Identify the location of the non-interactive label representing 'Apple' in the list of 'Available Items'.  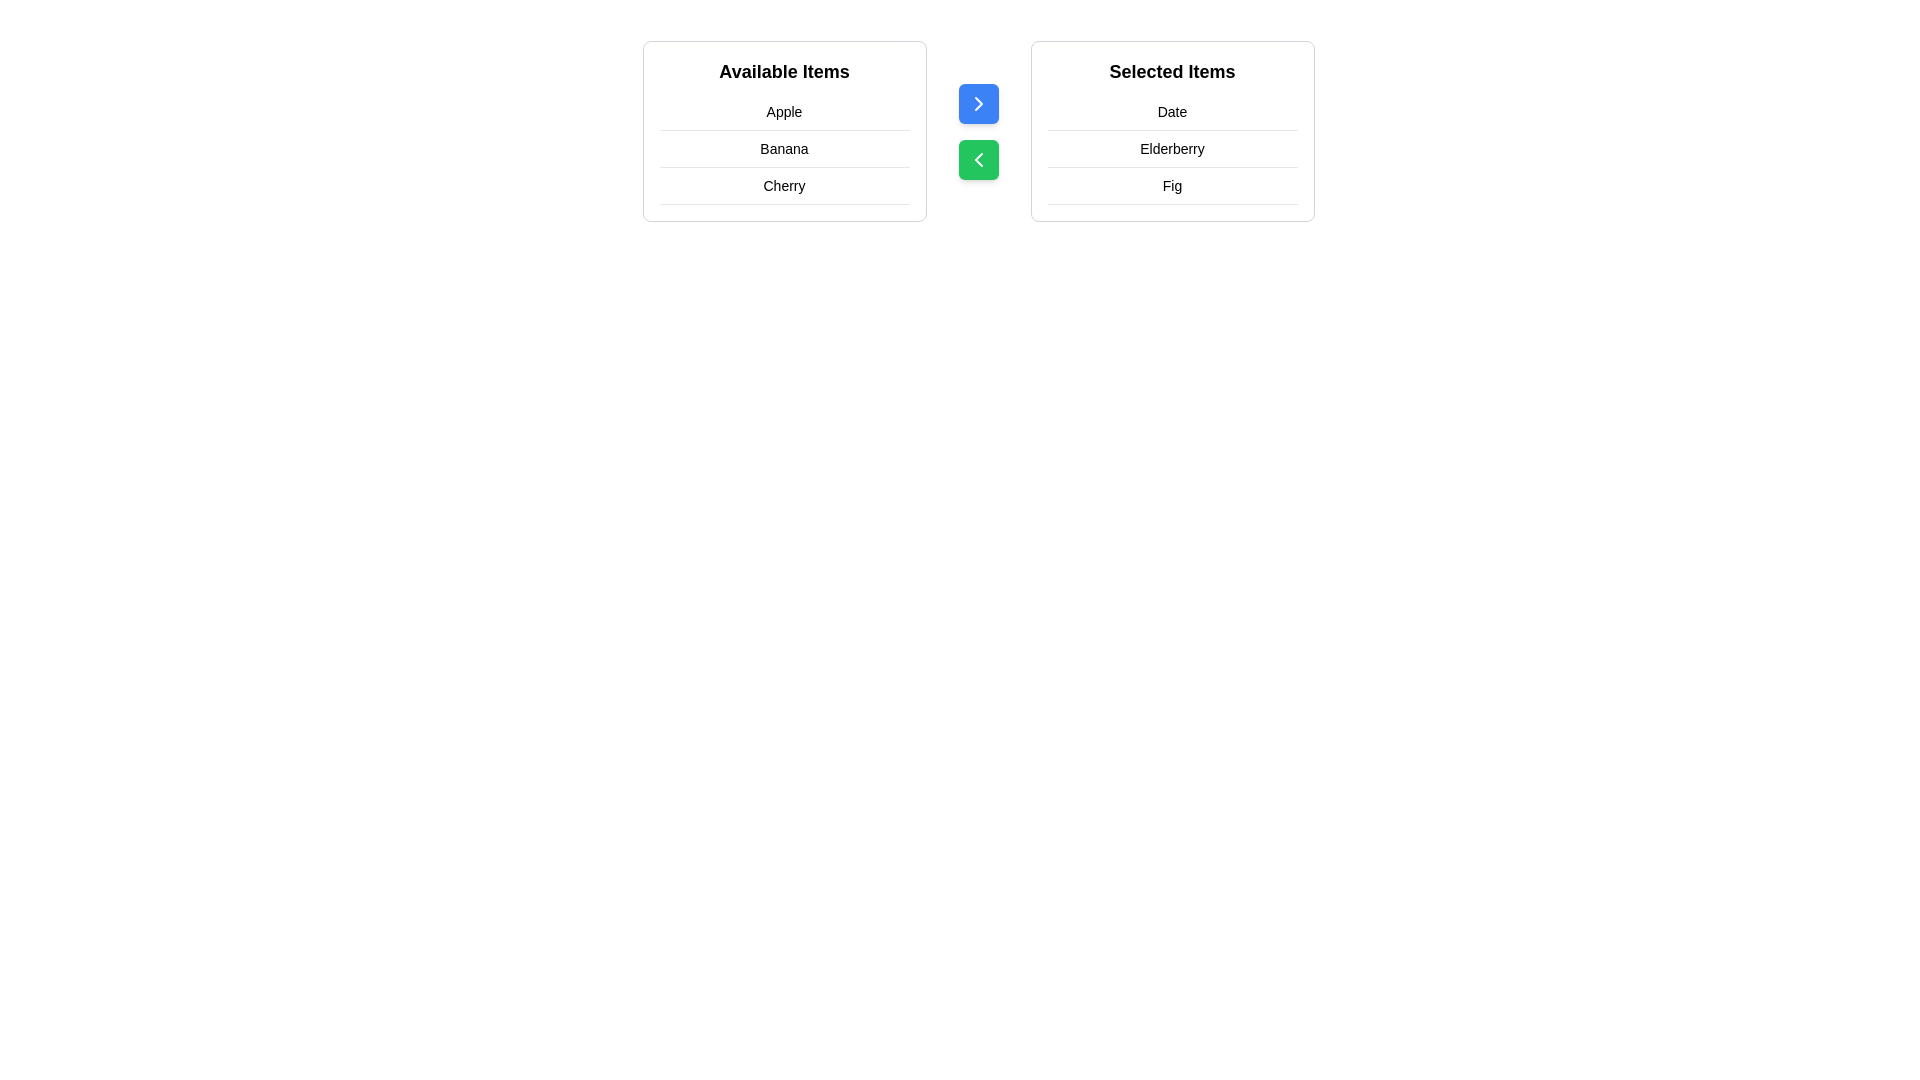
(783, 112).